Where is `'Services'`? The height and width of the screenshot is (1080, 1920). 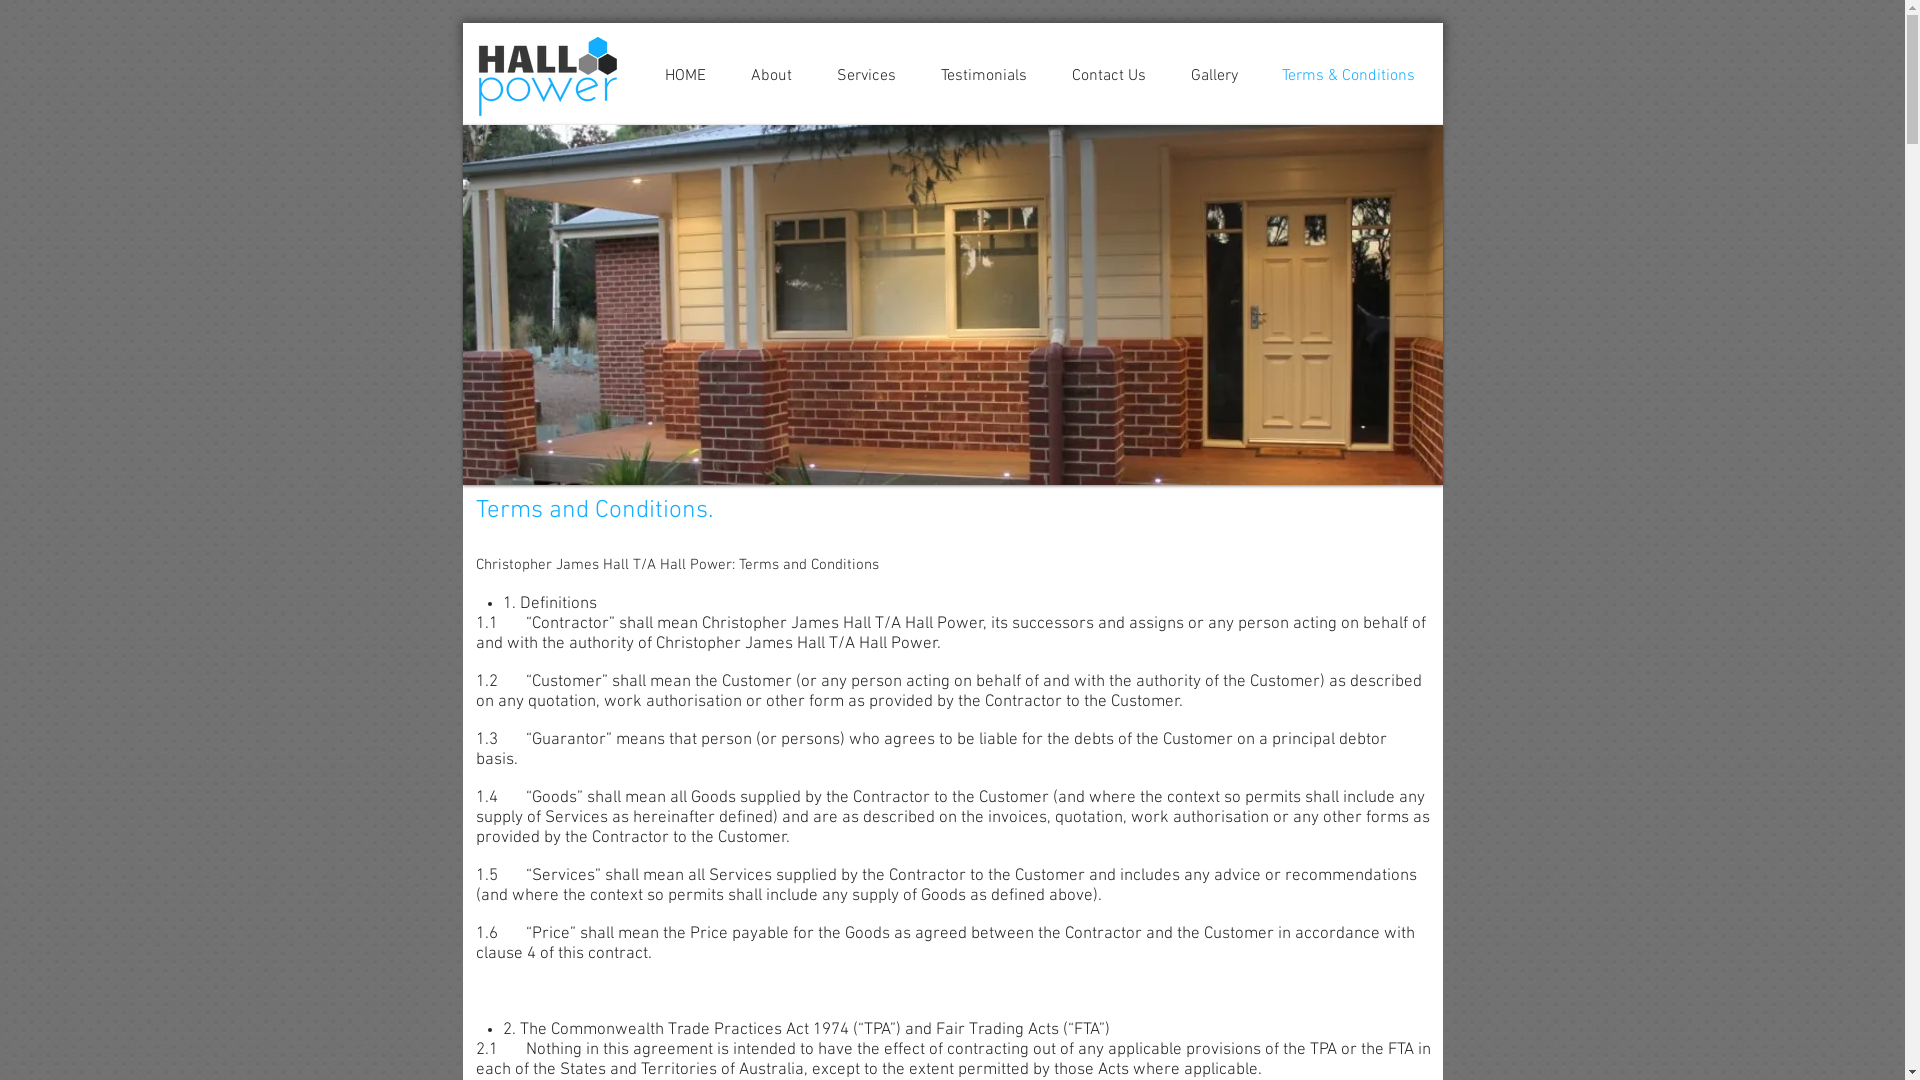 'Services' is located at coordinates (865, 75).